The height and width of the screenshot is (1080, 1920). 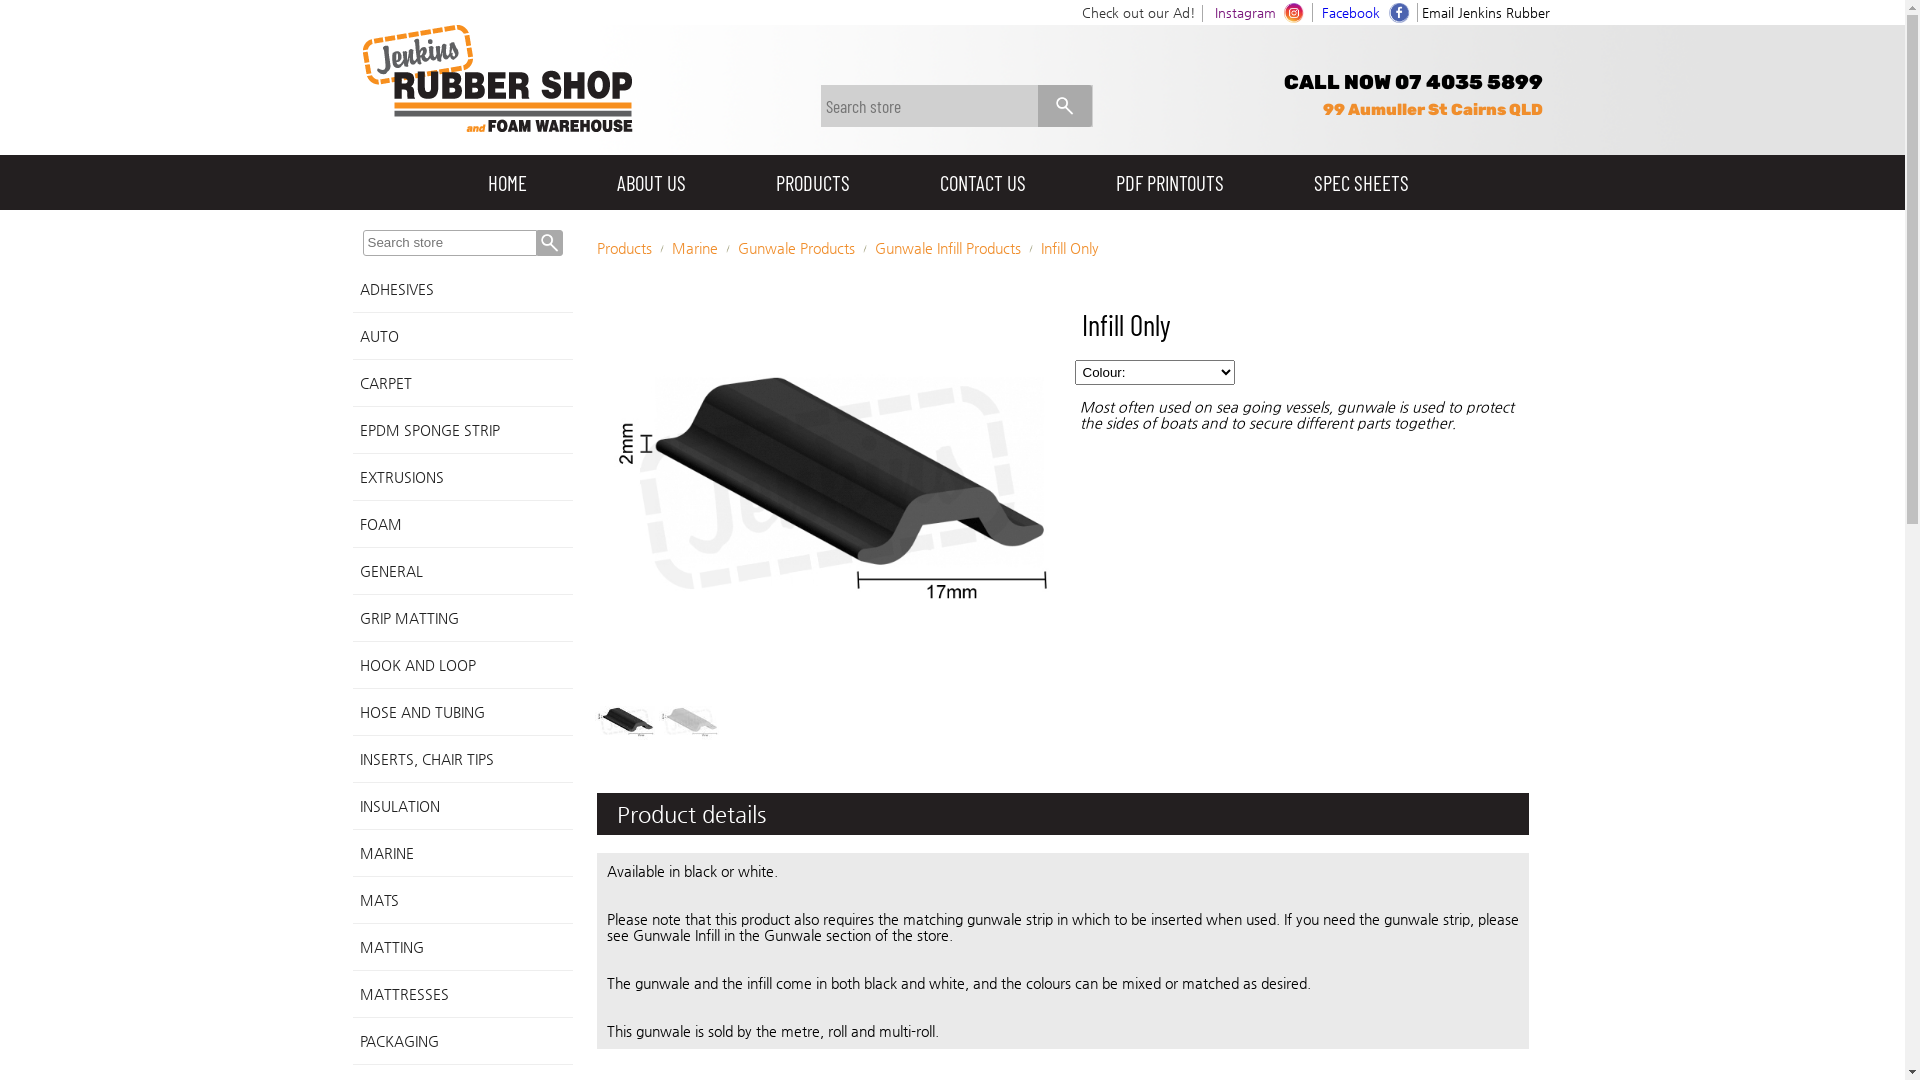 I want to click on '99 Aumuller St Cairns QLD', so click(x=1430, y=109).